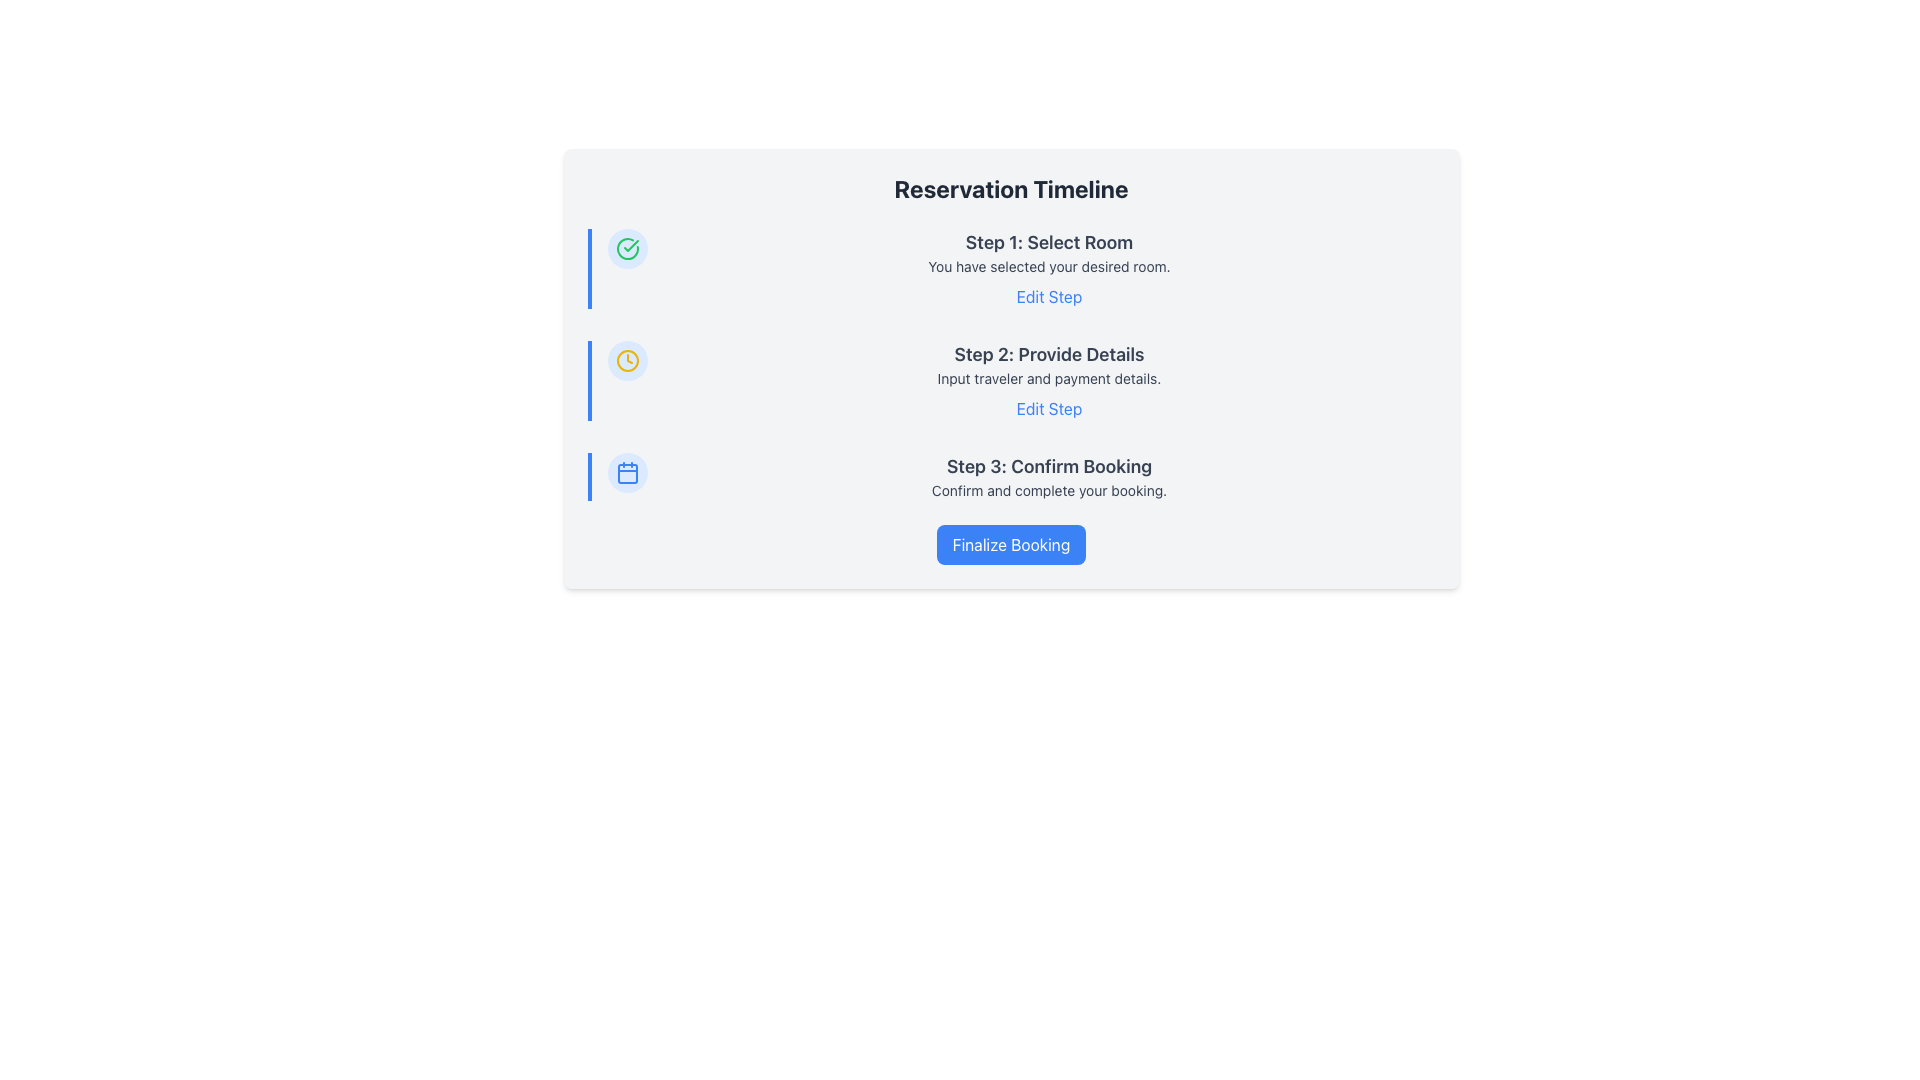  Describe the element at coordinates (626, 248) in the screenshot. I see `the Indicator Icon that represents the completion of 'Step 1: Select Room', located in the left-most column adjacent to the text 'Step 1: Select Room'` at that location.